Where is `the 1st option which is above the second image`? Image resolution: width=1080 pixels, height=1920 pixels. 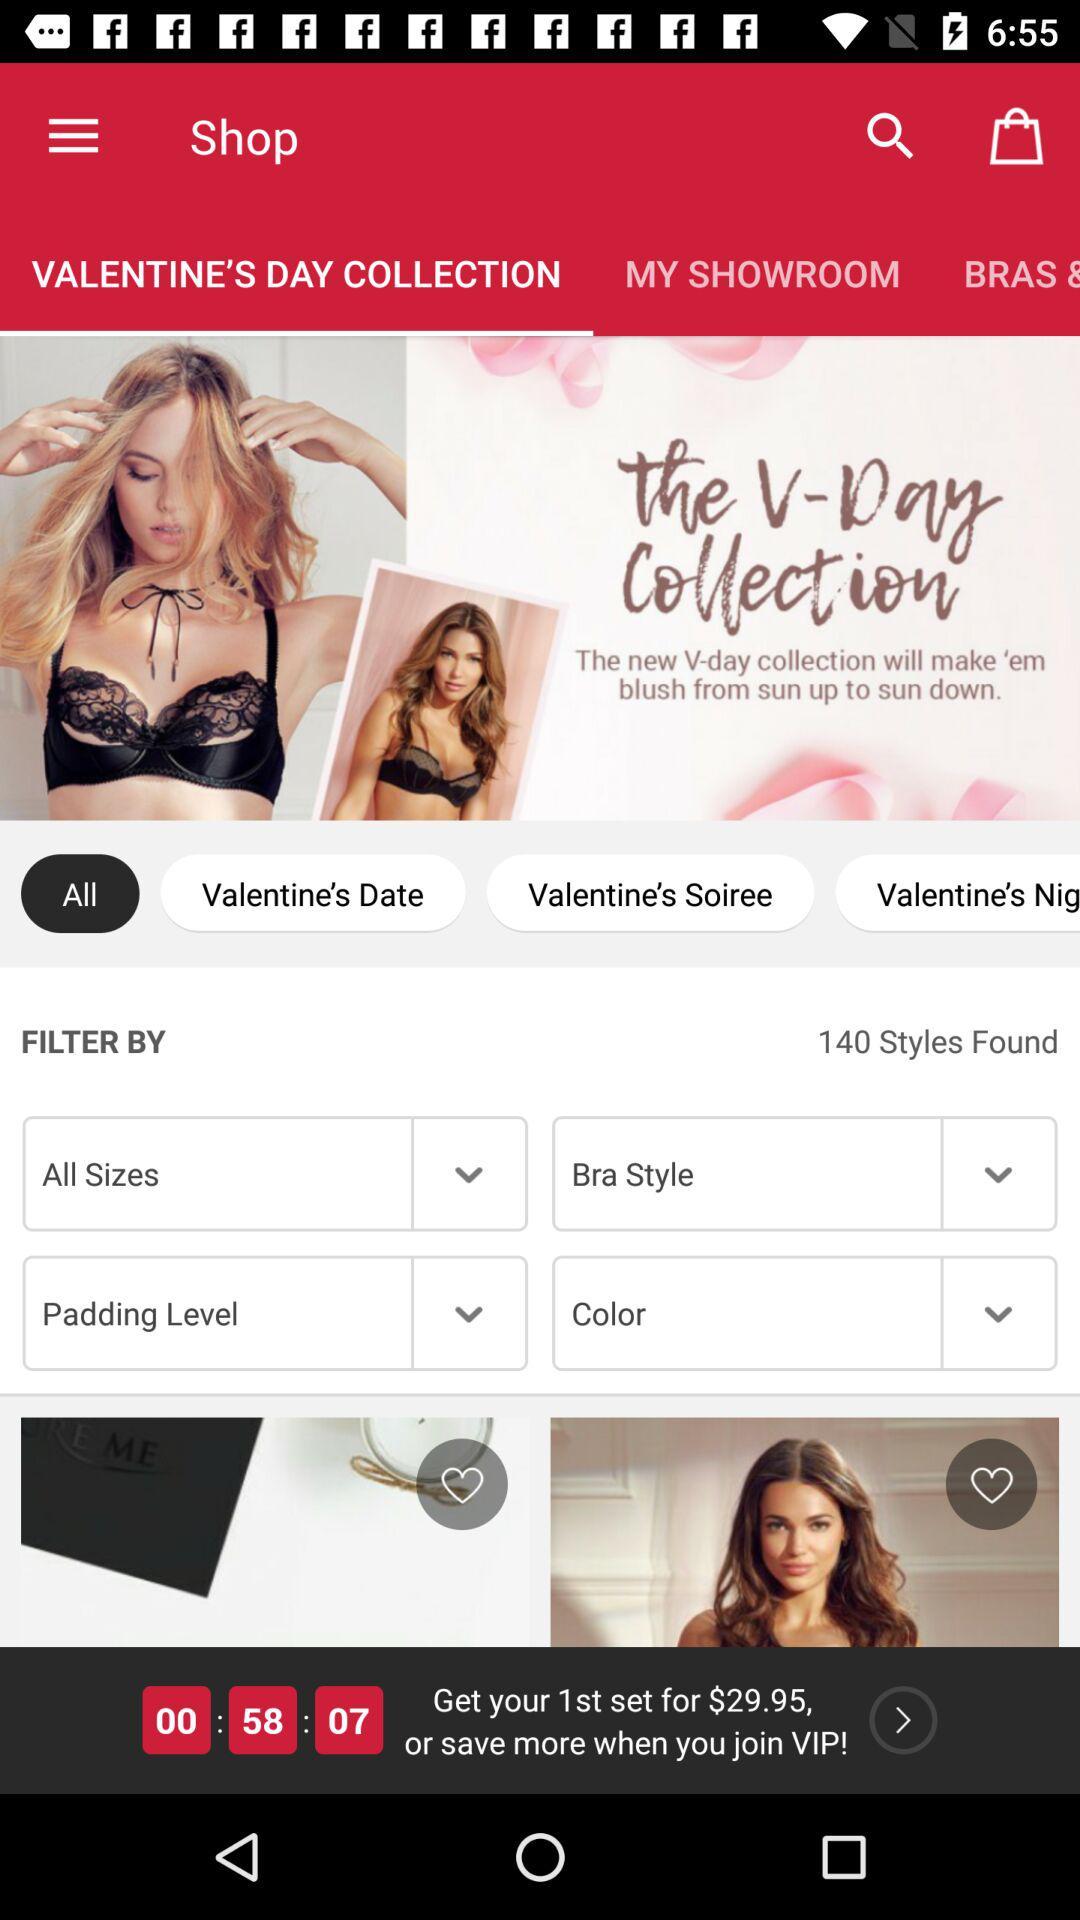
the 1st option which is above the second image is located at coordinates (275, 1313).